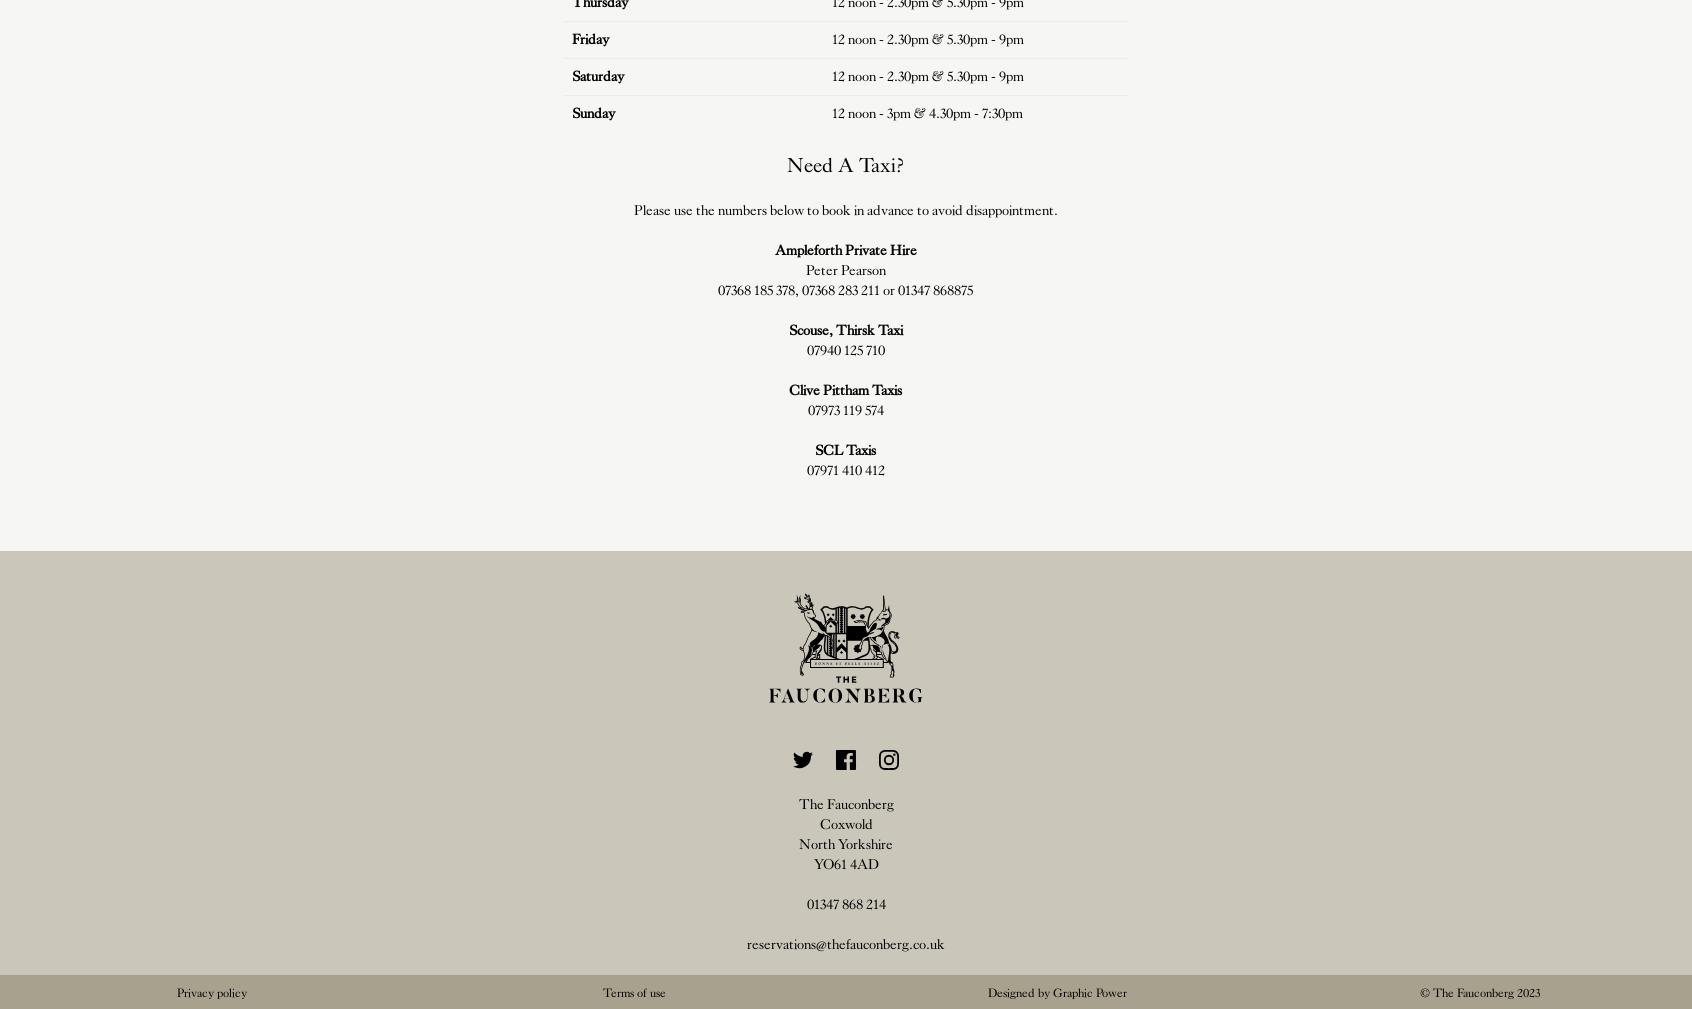  What do you see at coordinates (605, 75) in the screenshot?
I see `'urday'` at bounding box center [605, 75].